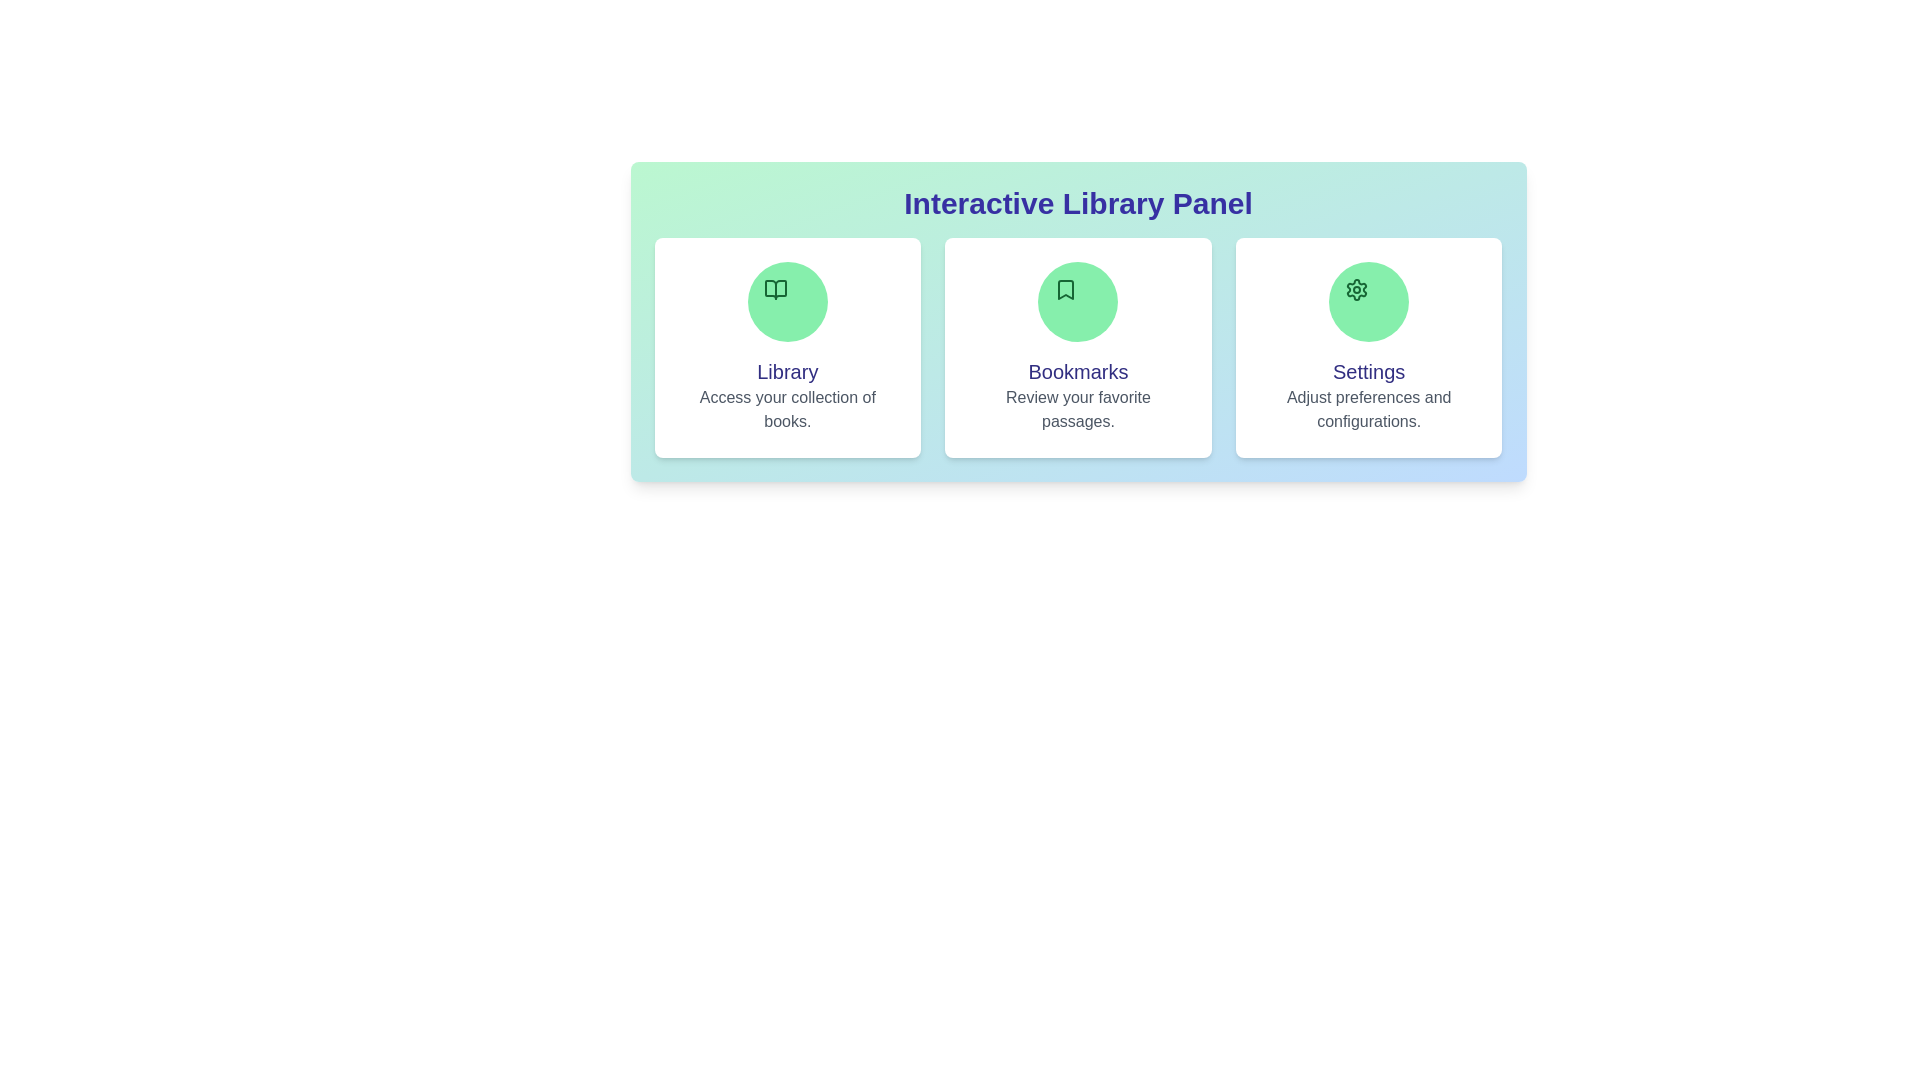 The width and height of the screenshot is (1920, 1080). Describe the element at coordinates (1368, 371) in the screenshot. I see `the section title Settings to highlight it` at that location.